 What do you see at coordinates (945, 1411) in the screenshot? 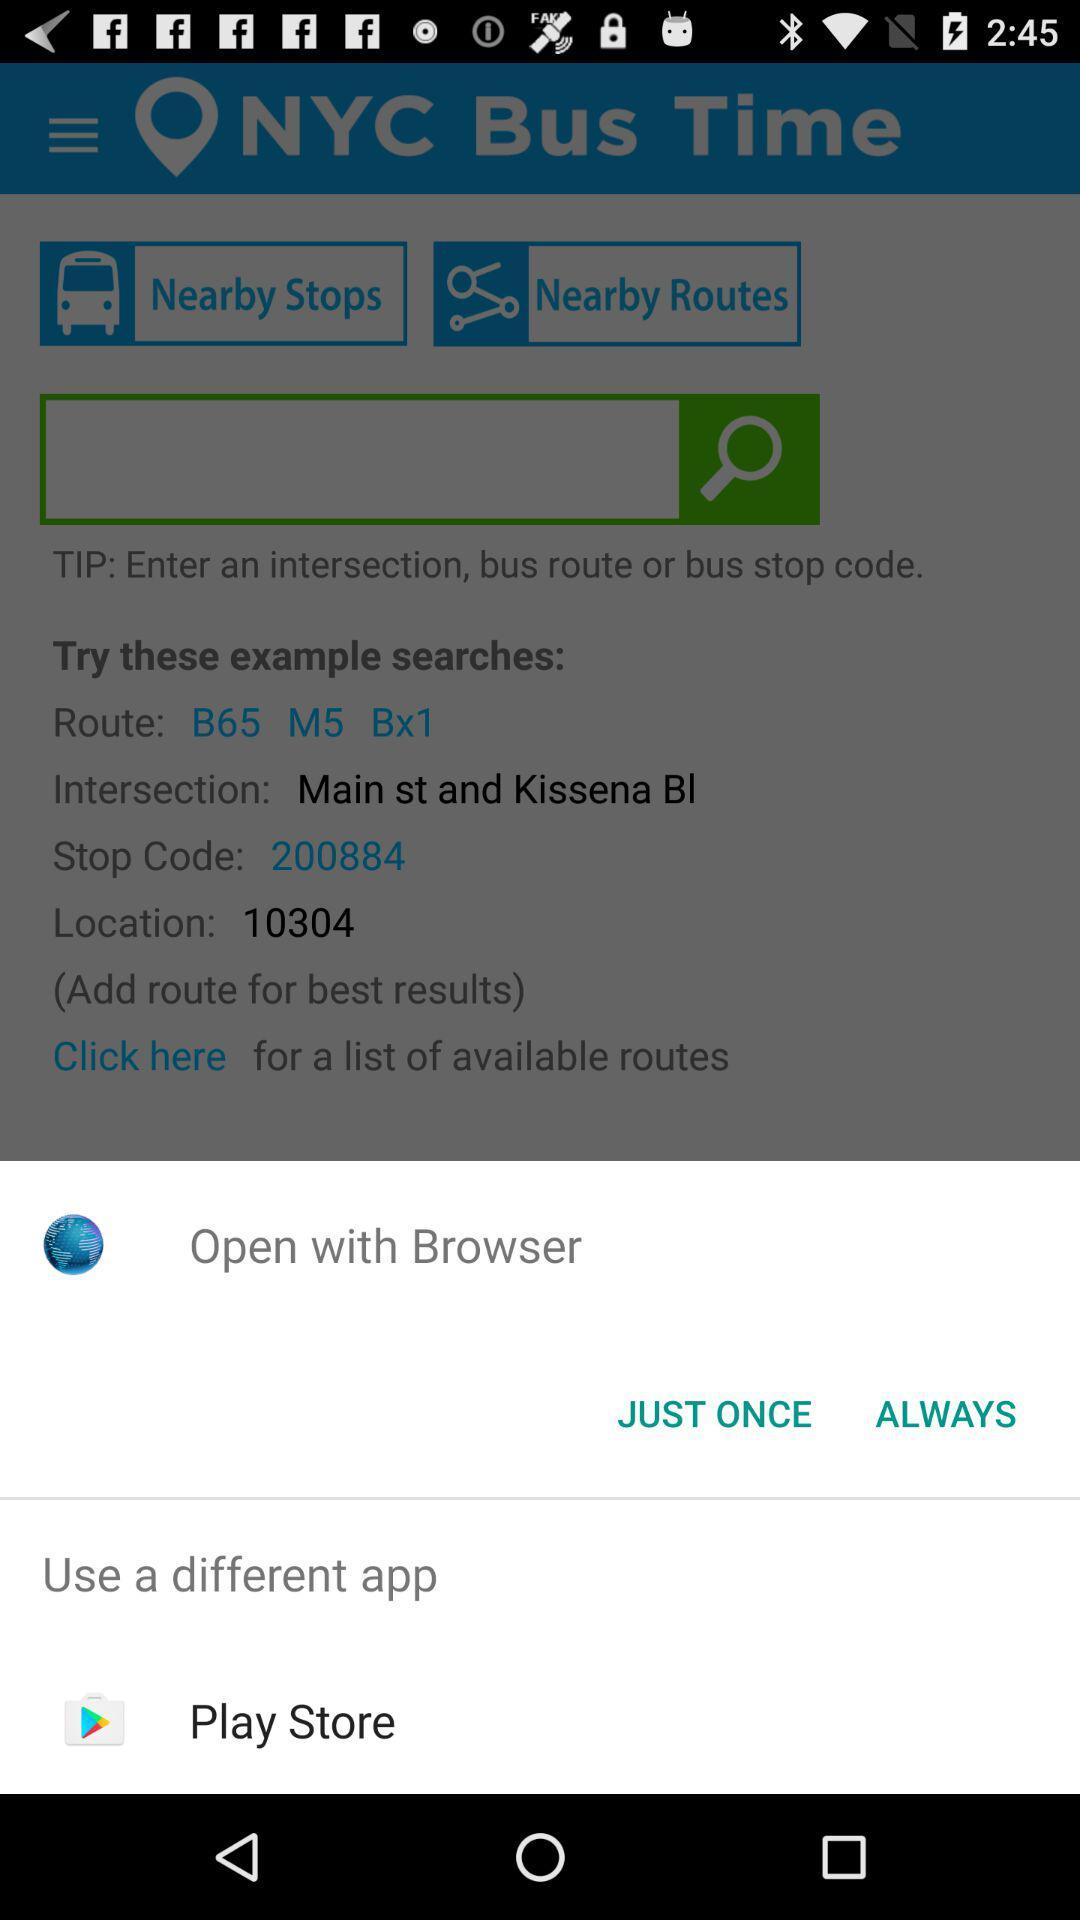
I see `always icon` at bounding box center [945, 1411].